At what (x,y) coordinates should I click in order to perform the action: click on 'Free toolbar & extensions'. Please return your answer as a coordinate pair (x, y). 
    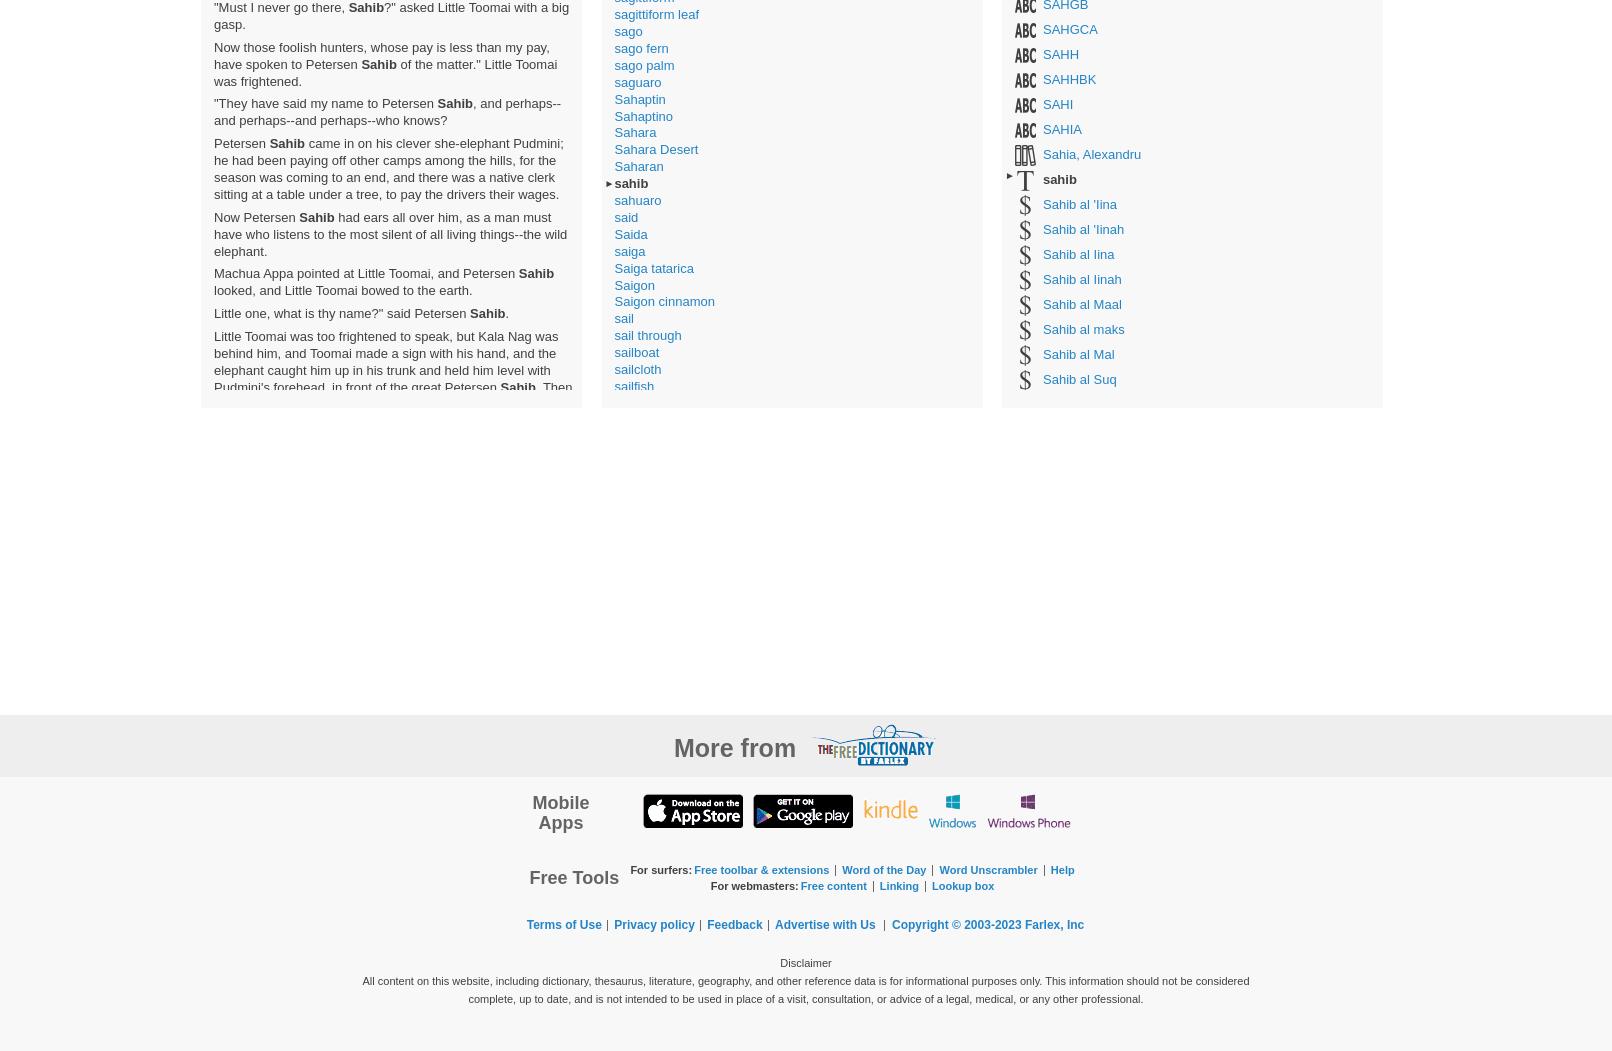
    Looking at the image, I should click on (693, 867).